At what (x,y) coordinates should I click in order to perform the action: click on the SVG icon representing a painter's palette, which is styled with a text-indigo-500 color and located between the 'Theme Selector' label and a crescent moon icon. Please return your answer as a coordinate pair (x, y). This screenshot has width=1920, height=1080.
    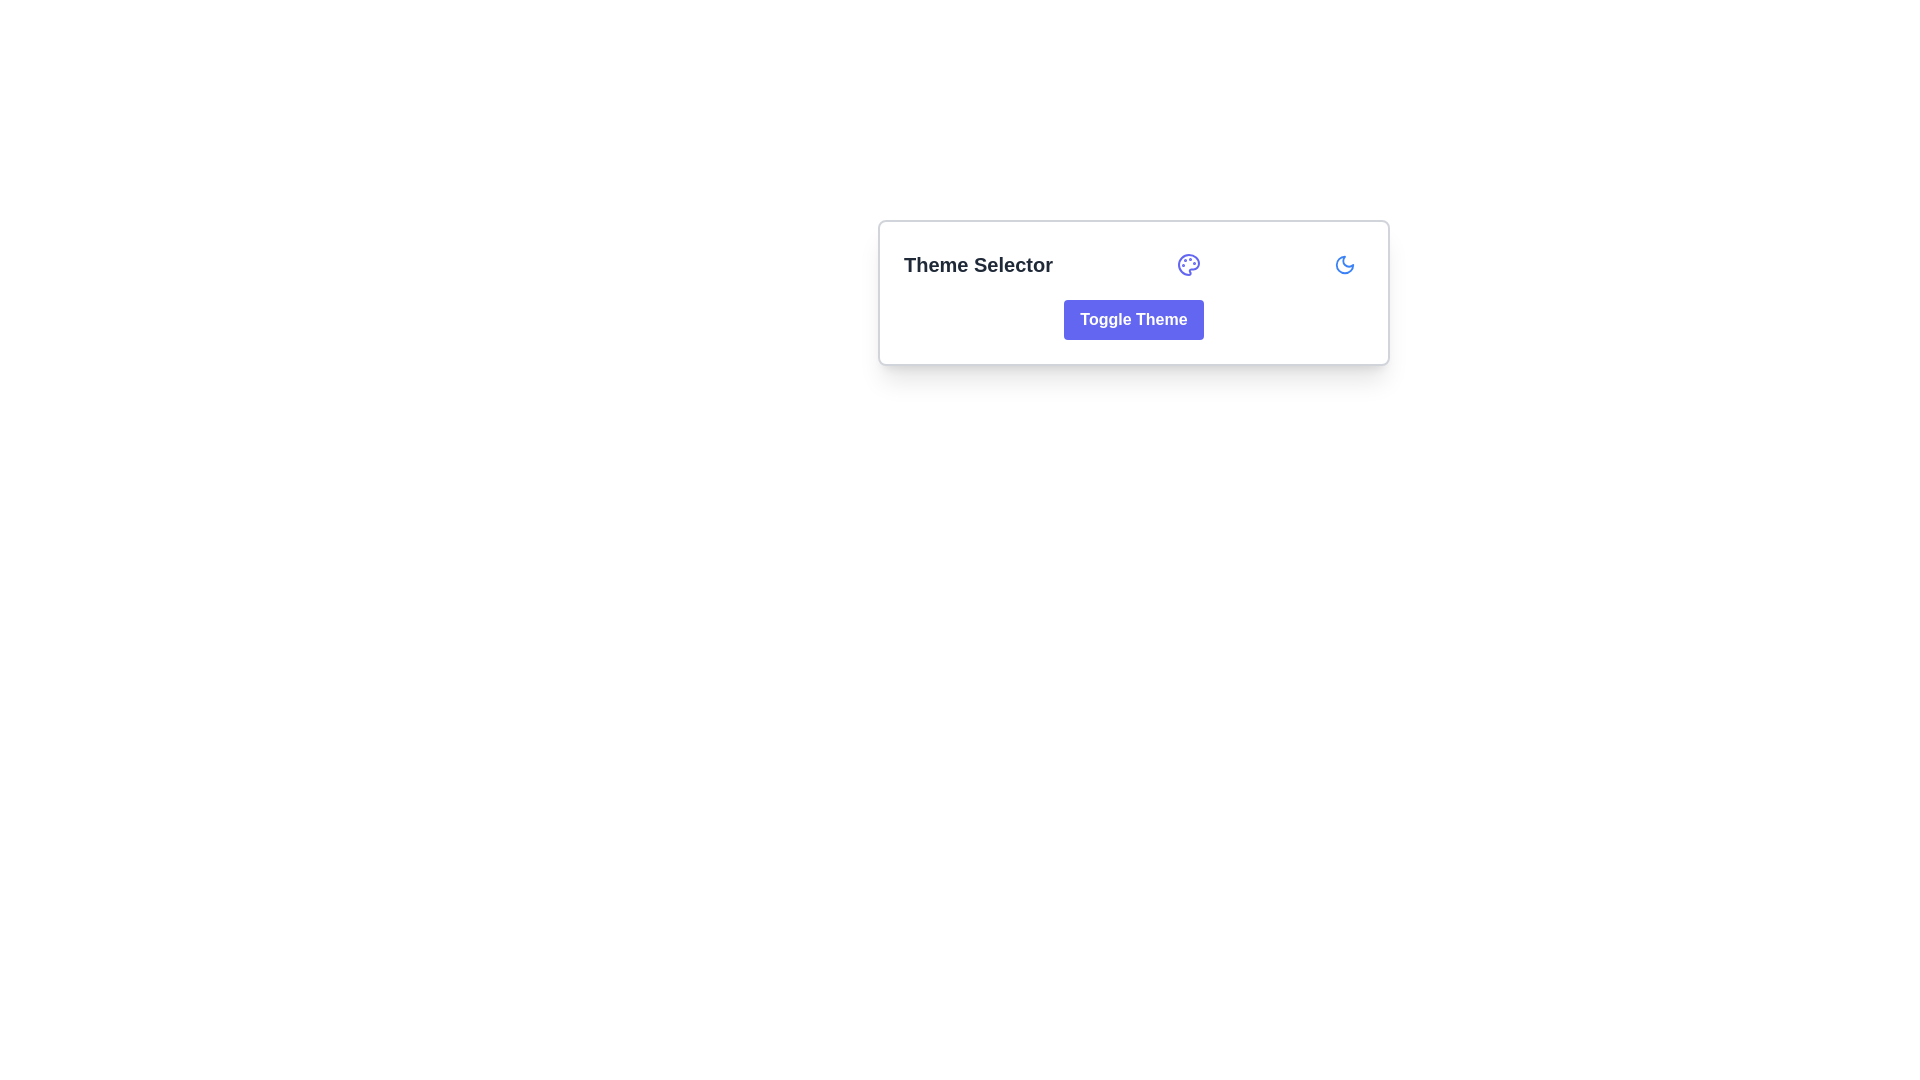
    Looking at the image, I should click on (1189, 264).